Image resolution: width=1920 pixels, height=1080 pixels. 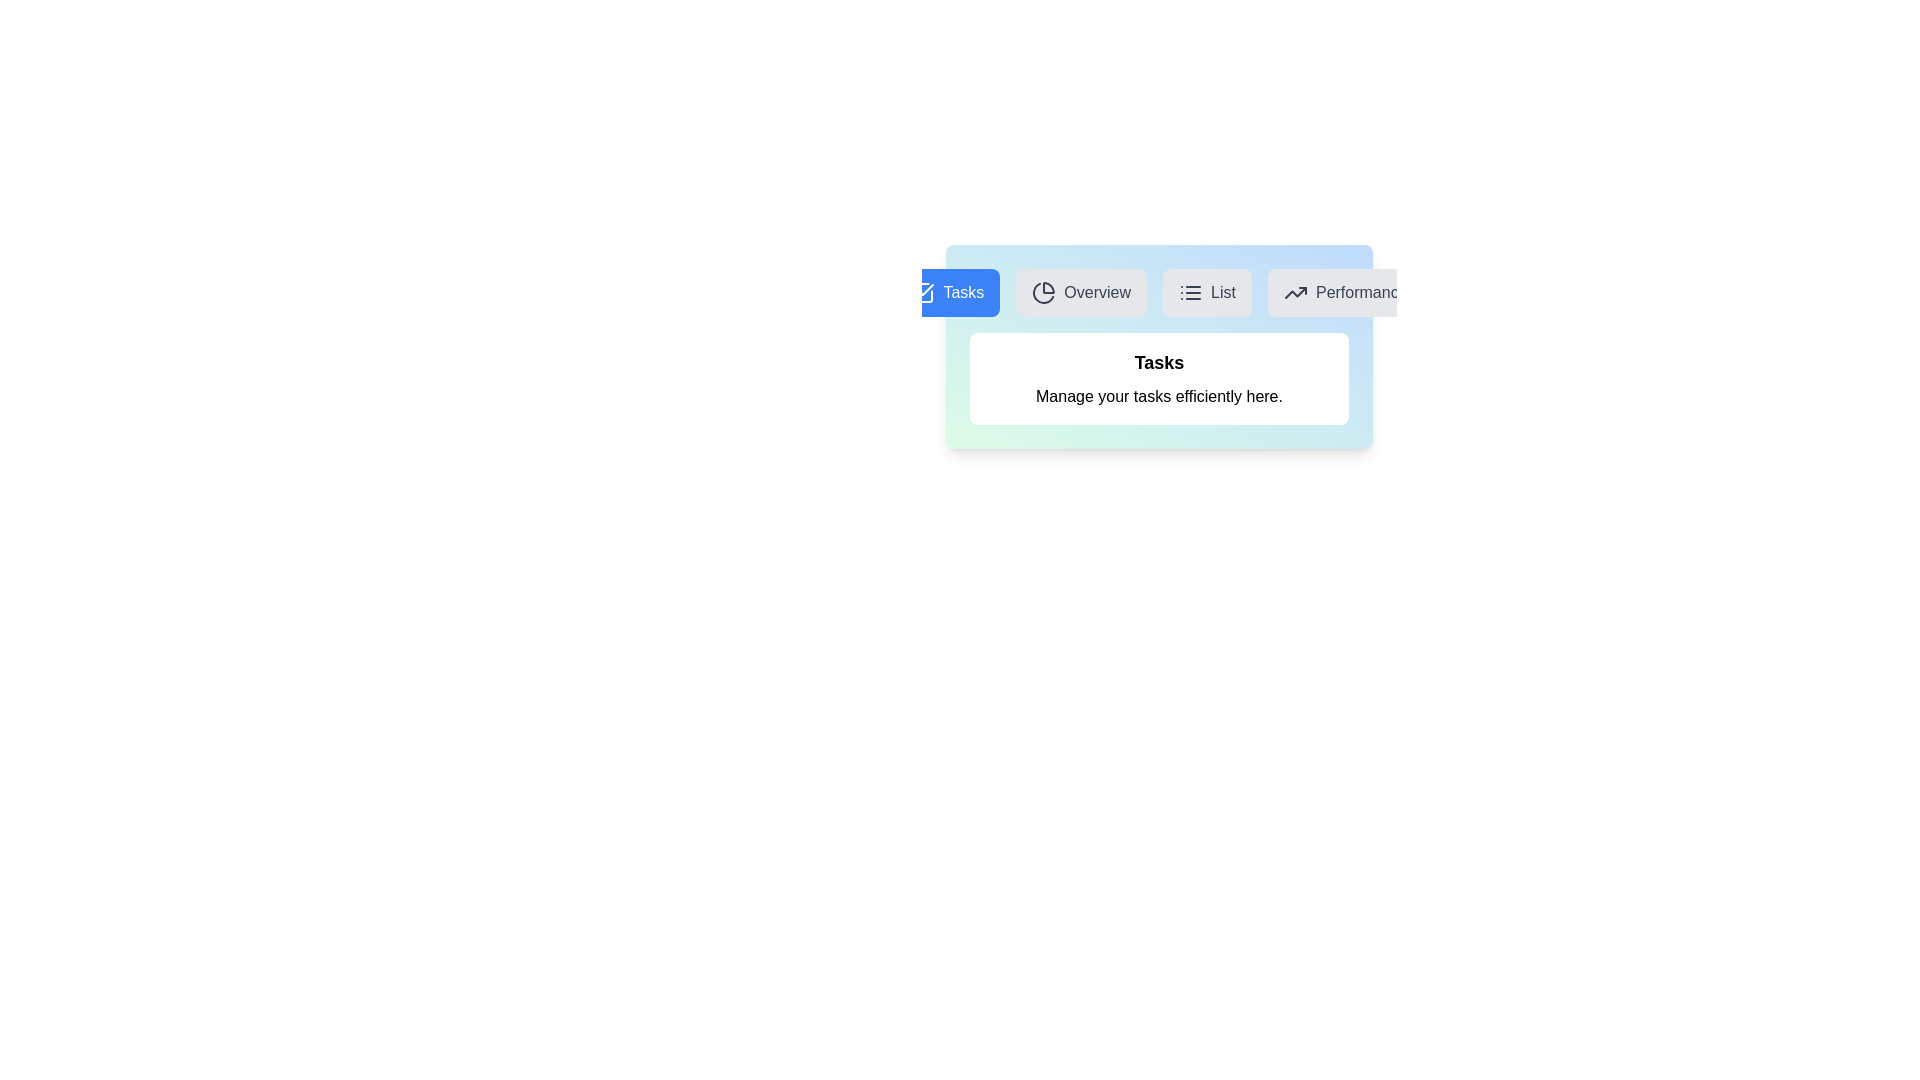 What do you see at coordinates (1345, 293) in the screenshot?
I see `the Performance tab by clicking on its button` at bounding box center [1345, 293].